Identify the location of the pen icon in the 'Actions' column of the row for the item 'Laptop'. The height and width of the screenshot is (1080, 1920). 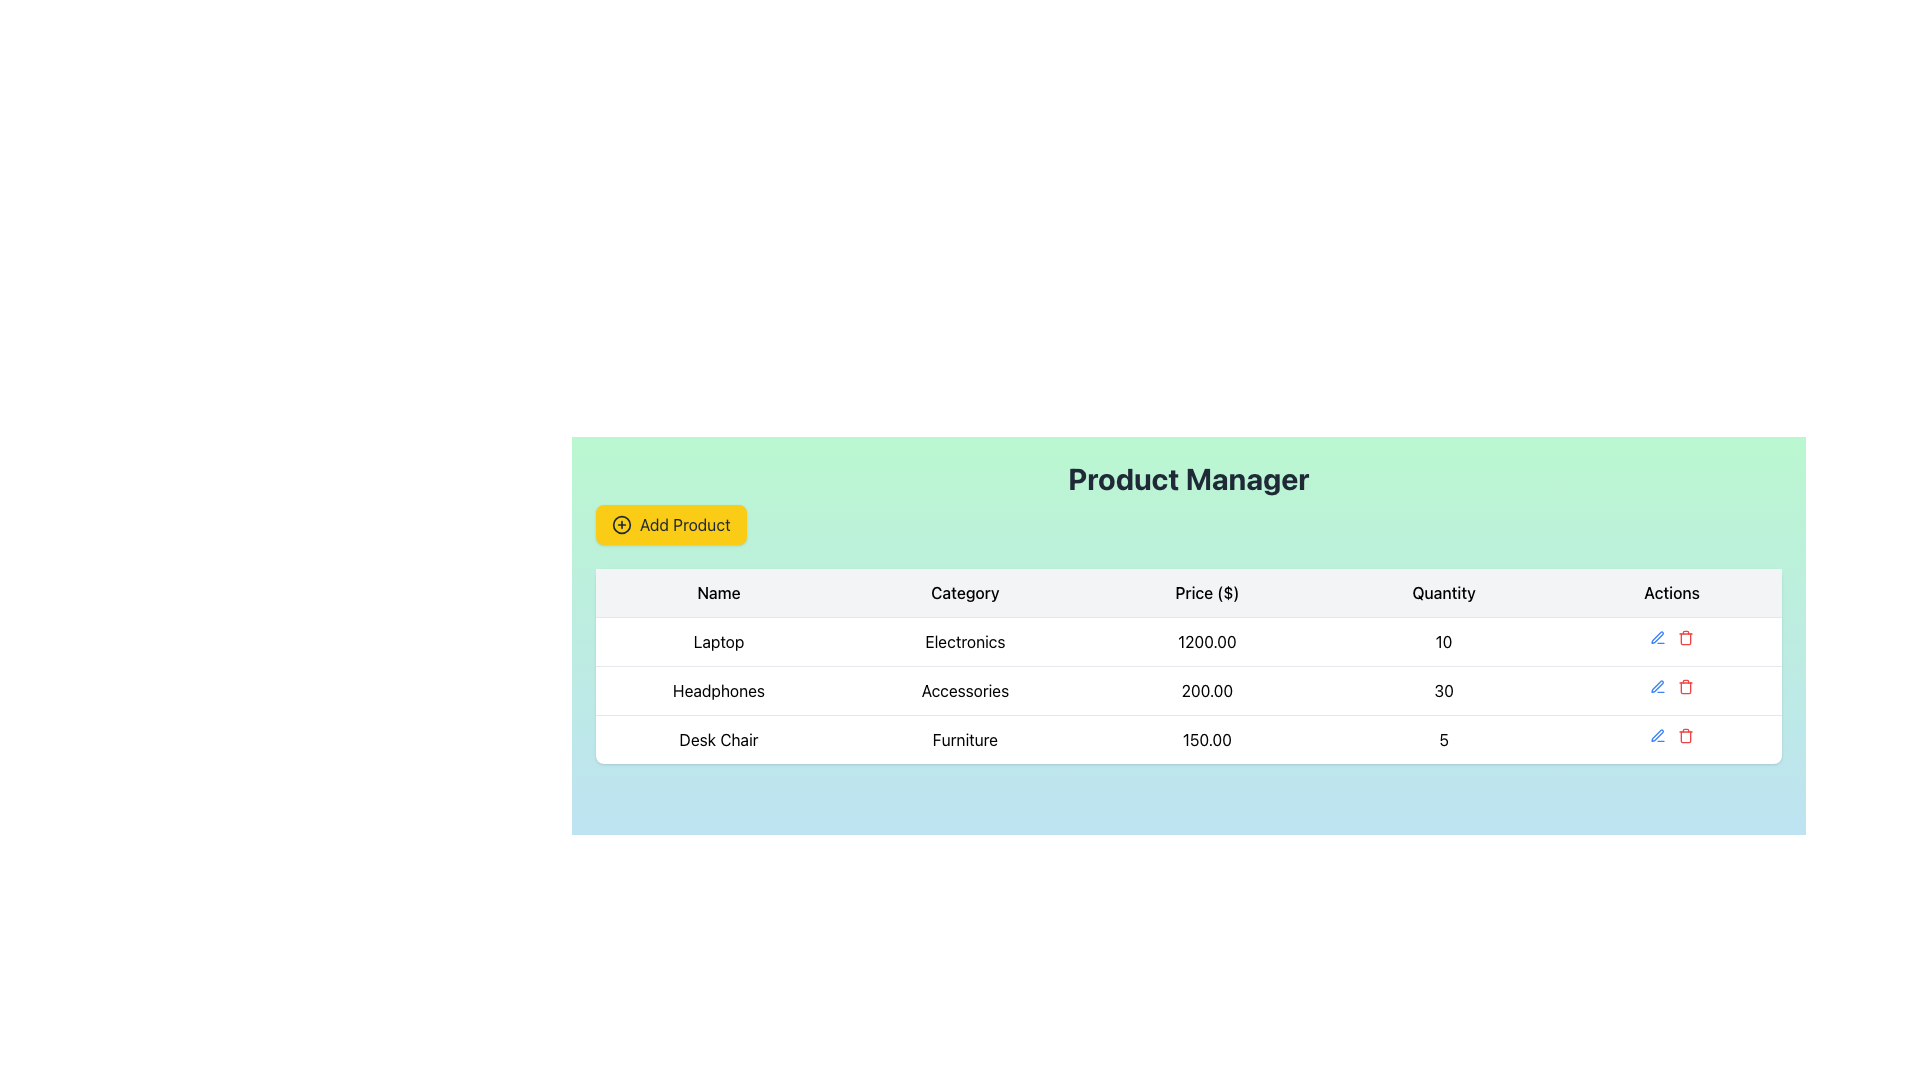
(1672, 637).